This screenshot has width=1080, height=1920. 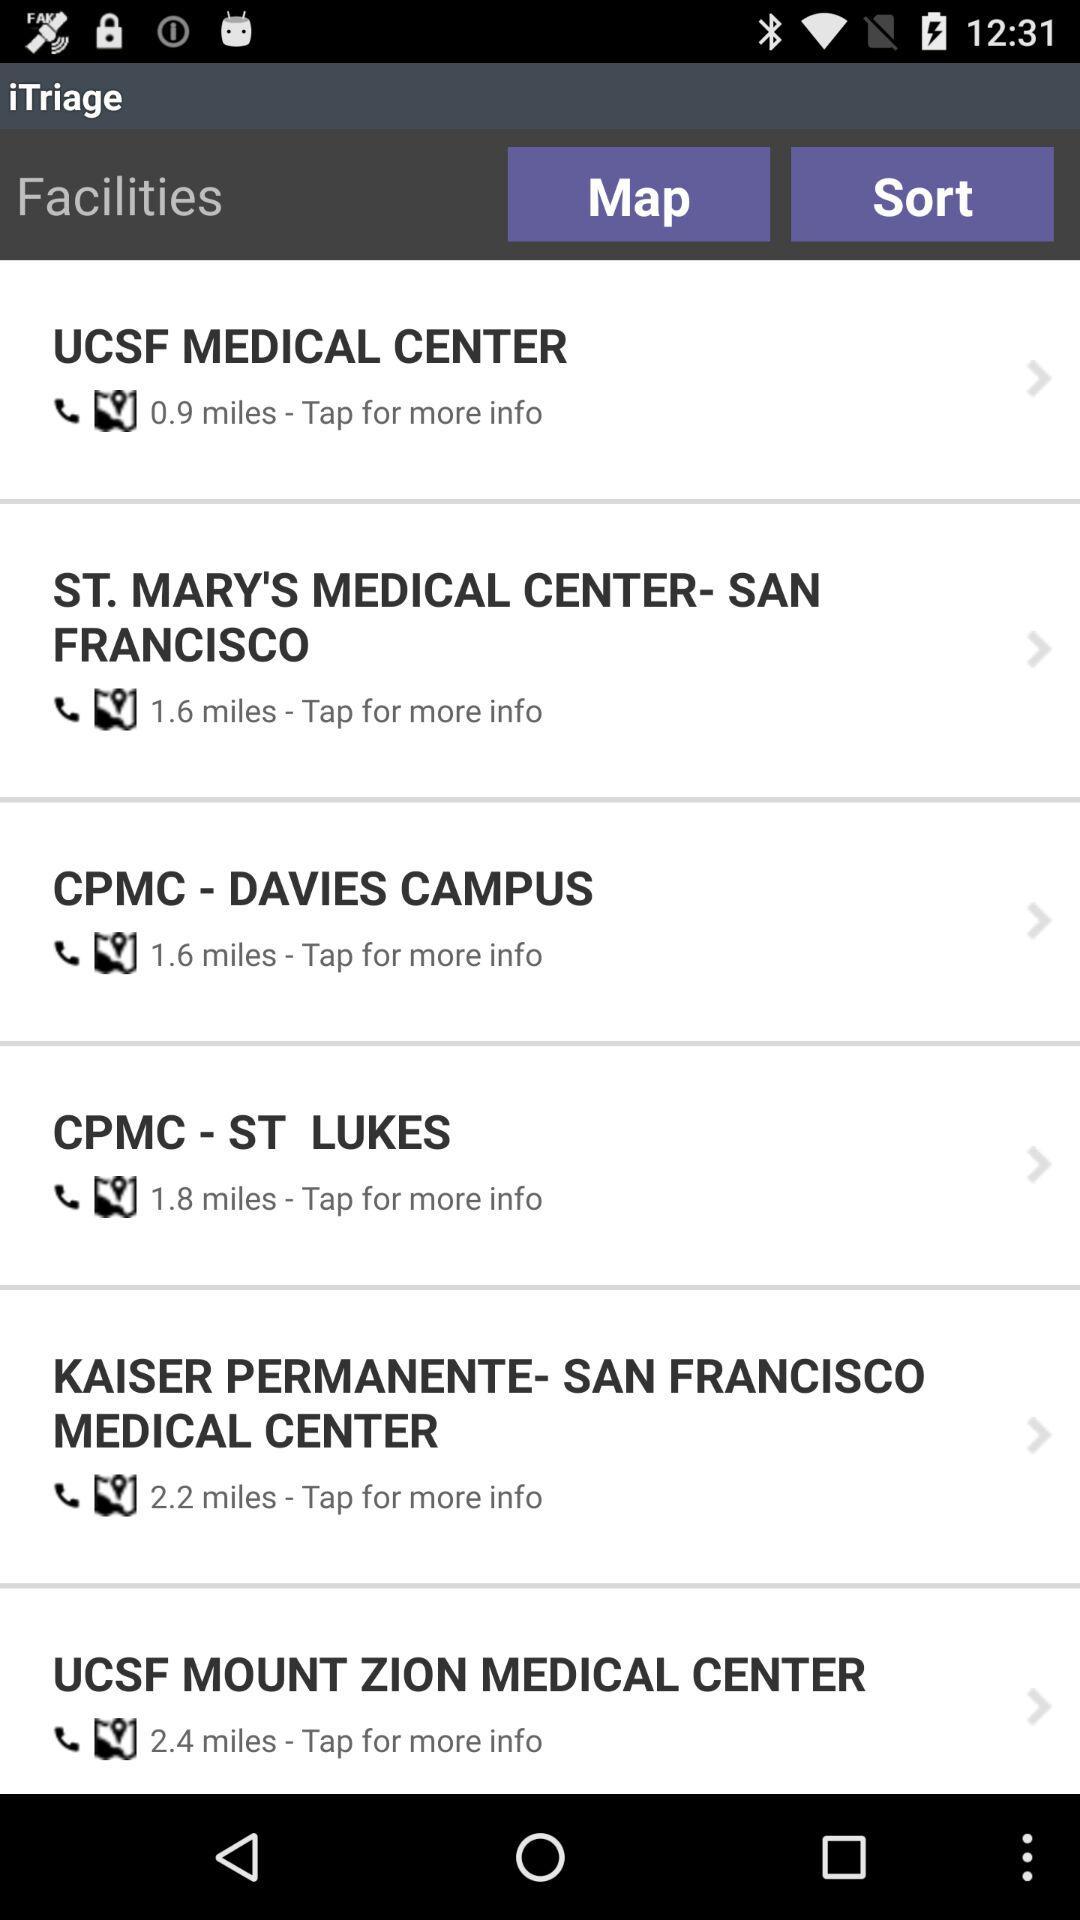 I want to click on the sort item, so click(x=922, y=194).